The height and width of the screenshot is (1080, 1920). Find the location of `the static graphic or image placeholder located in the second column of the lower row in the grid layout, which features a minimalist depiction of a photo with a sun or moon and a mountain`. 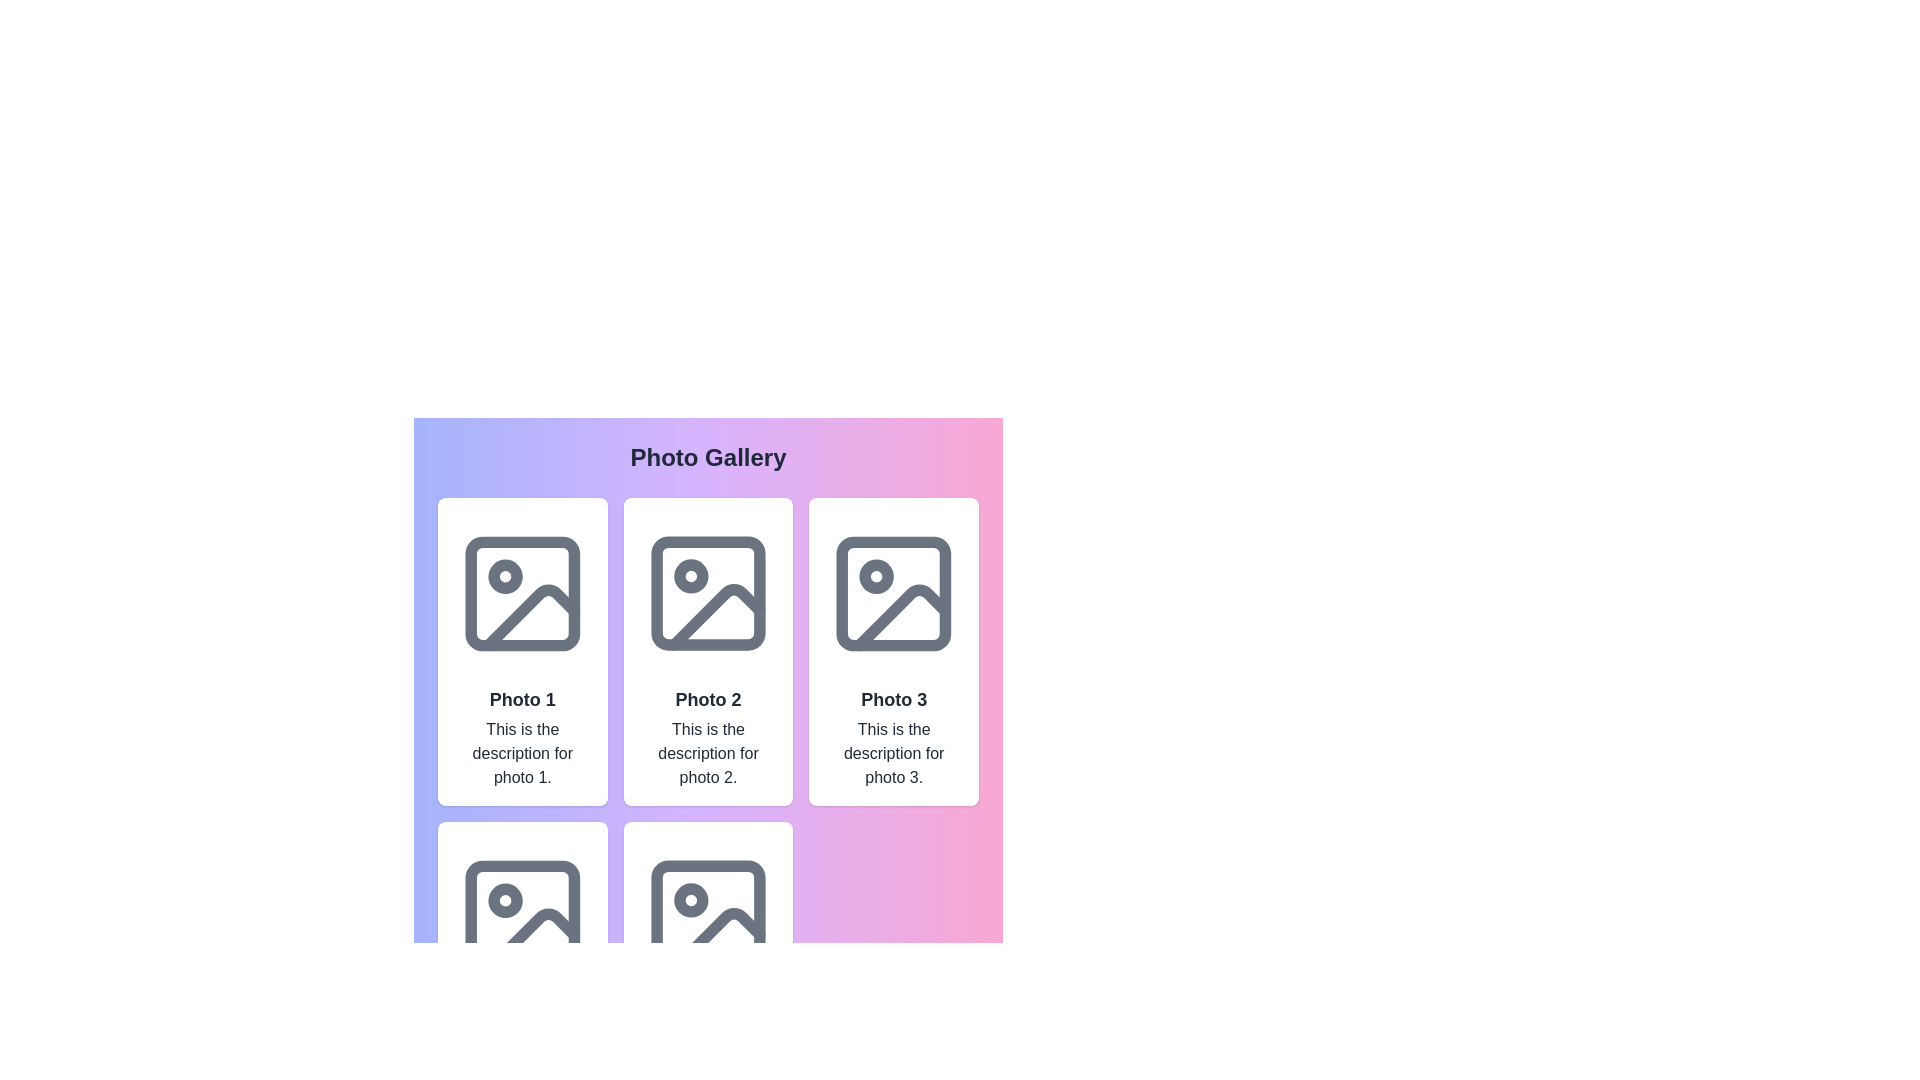

the static graphic or image placeholder located in the second column of the lower row in the grid layout, which features a minimalist depiction of a photo with a sun or moon and a mountain is located at coordinates (708, 918).